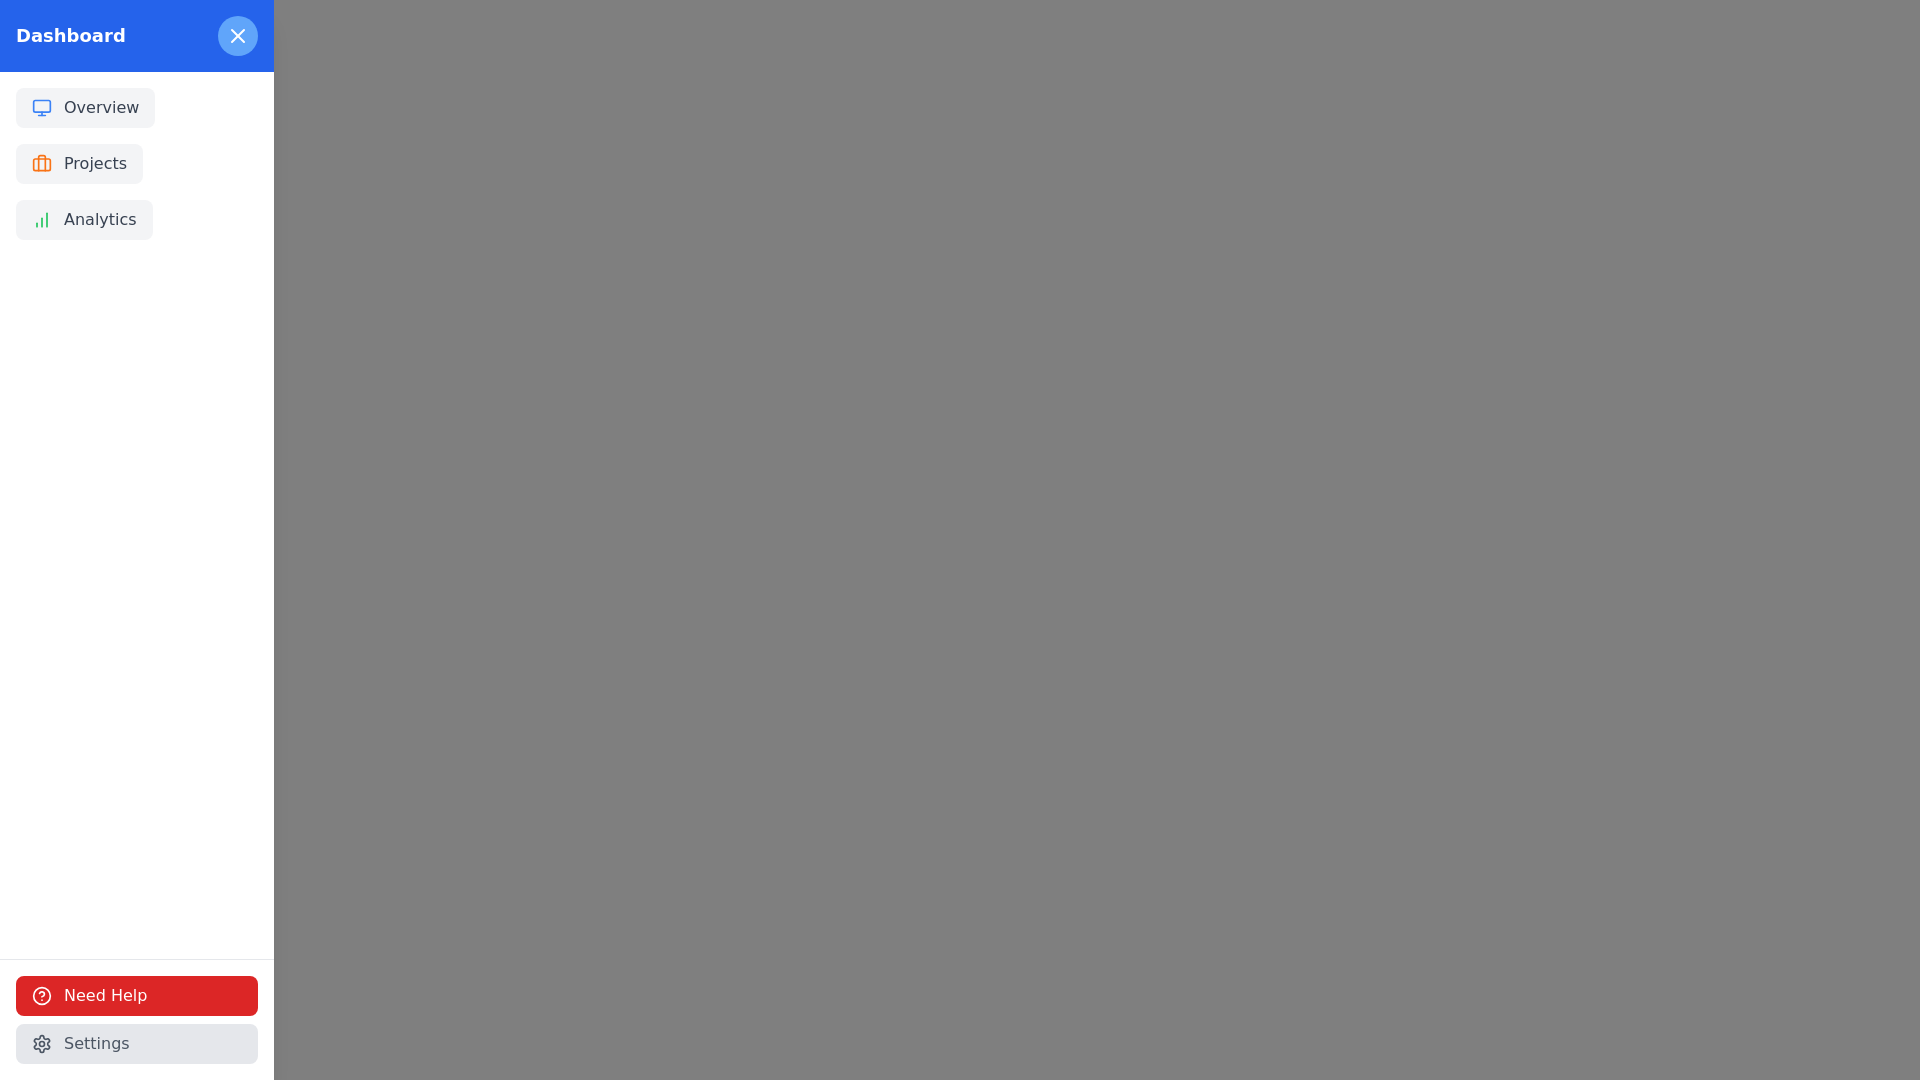 Image resolution: width=1920 pixels, height=1080 pixels. Describe the element at coordinates (42, 1043) in the screenshot. I see `the gear-shaped settings icon located in the bottom-left corner of the interface, beneath the 'Need Help' button` at that location.